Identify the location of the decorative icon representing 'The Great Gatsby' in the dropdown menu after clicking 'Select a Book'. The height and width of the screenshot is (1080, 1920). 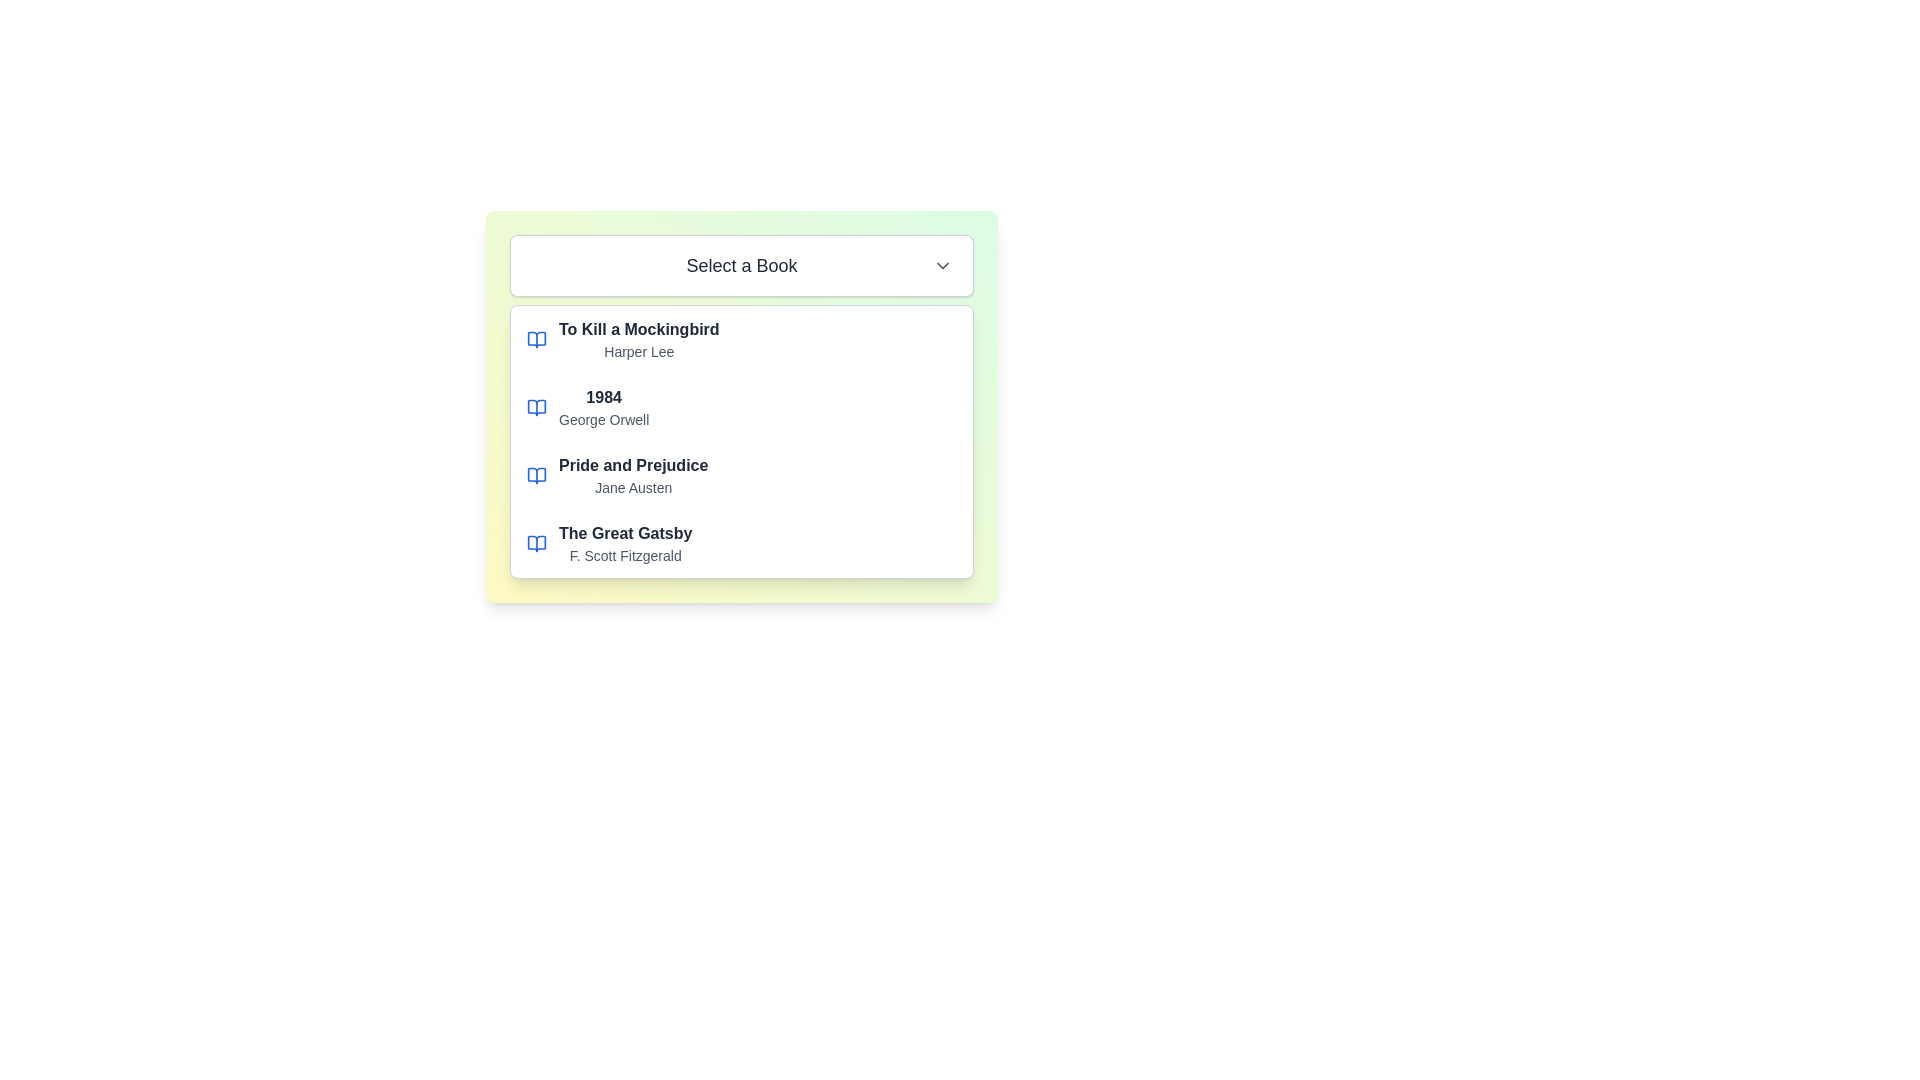
(537, 543).